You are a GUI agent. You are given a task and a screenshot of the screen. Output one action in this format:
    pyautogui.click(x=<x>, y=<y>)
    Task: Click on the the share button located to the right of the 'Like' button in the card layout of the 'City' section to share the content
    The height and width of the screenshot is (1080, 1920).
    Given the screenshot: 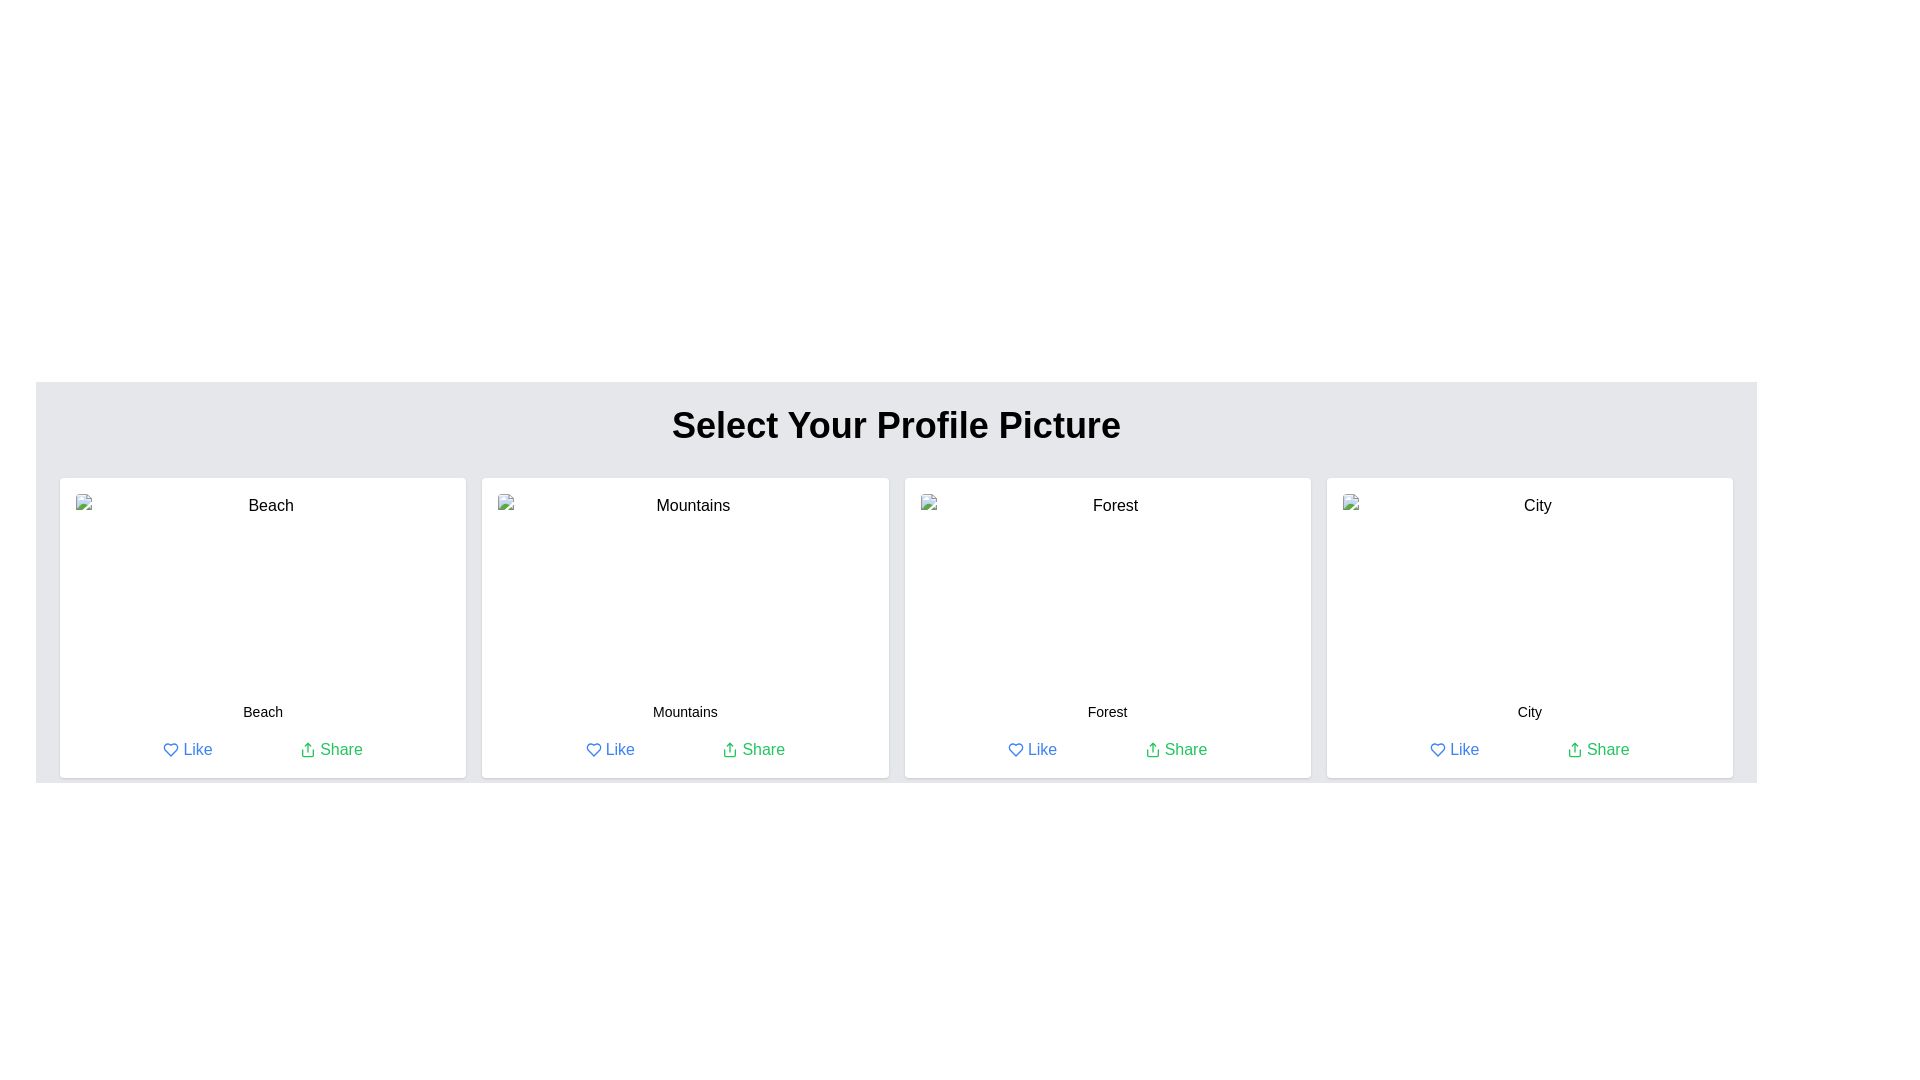 What is the action you would take?
    pyautogui.click(x=1597, y=749)
    